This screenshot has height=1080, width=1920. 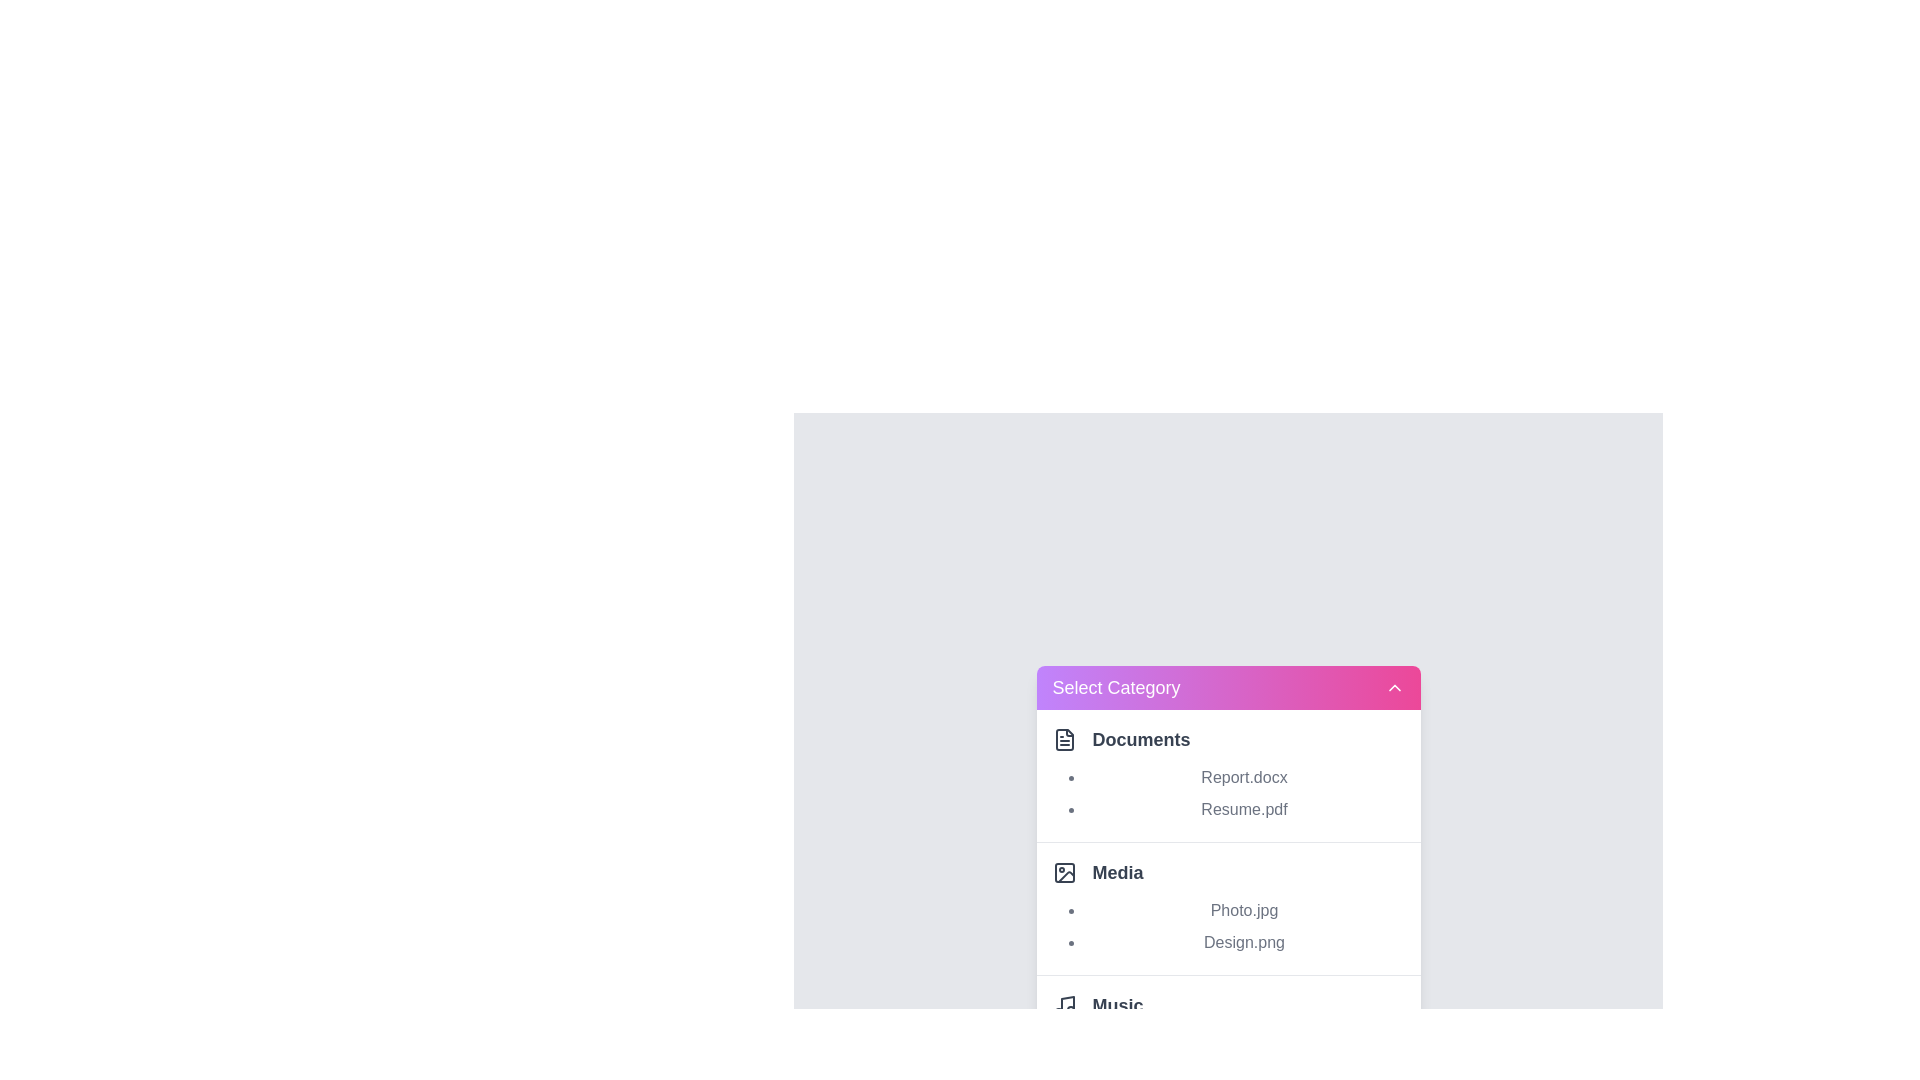 What do you see at coordinates (1063, 739) in the screenshot?
I see `the file icon with a gray outline and text lines, located to the left of the 'Documents' label in the 'Select Category' section` at bounding box center [1063, 739].